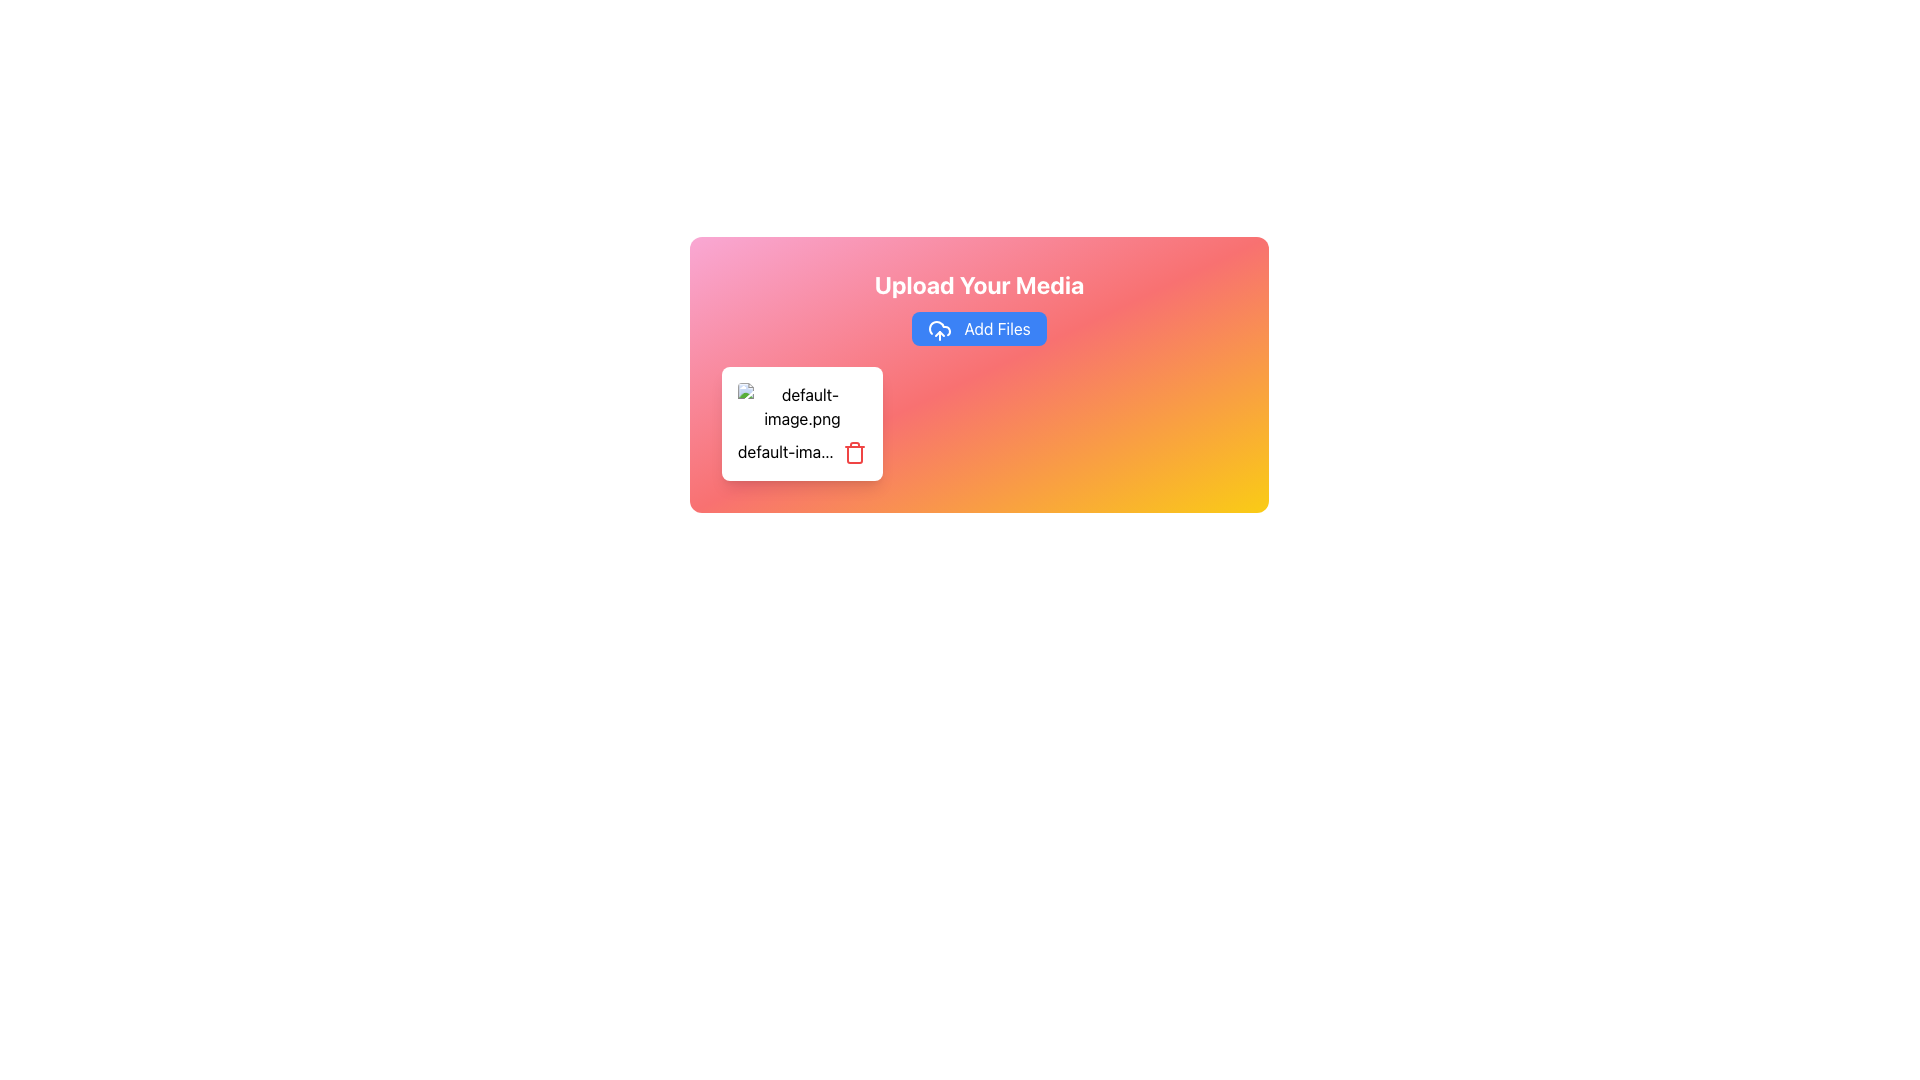 This screenshot has width=1920, height=1080. What do you see at coordinates (979, 328) in the screenshot?
I see `the 'Add Files' button, which is a blue rounded button with white text and an upload icon, located below the title 'Upload Your Media'` at bounding box center [979, 328].